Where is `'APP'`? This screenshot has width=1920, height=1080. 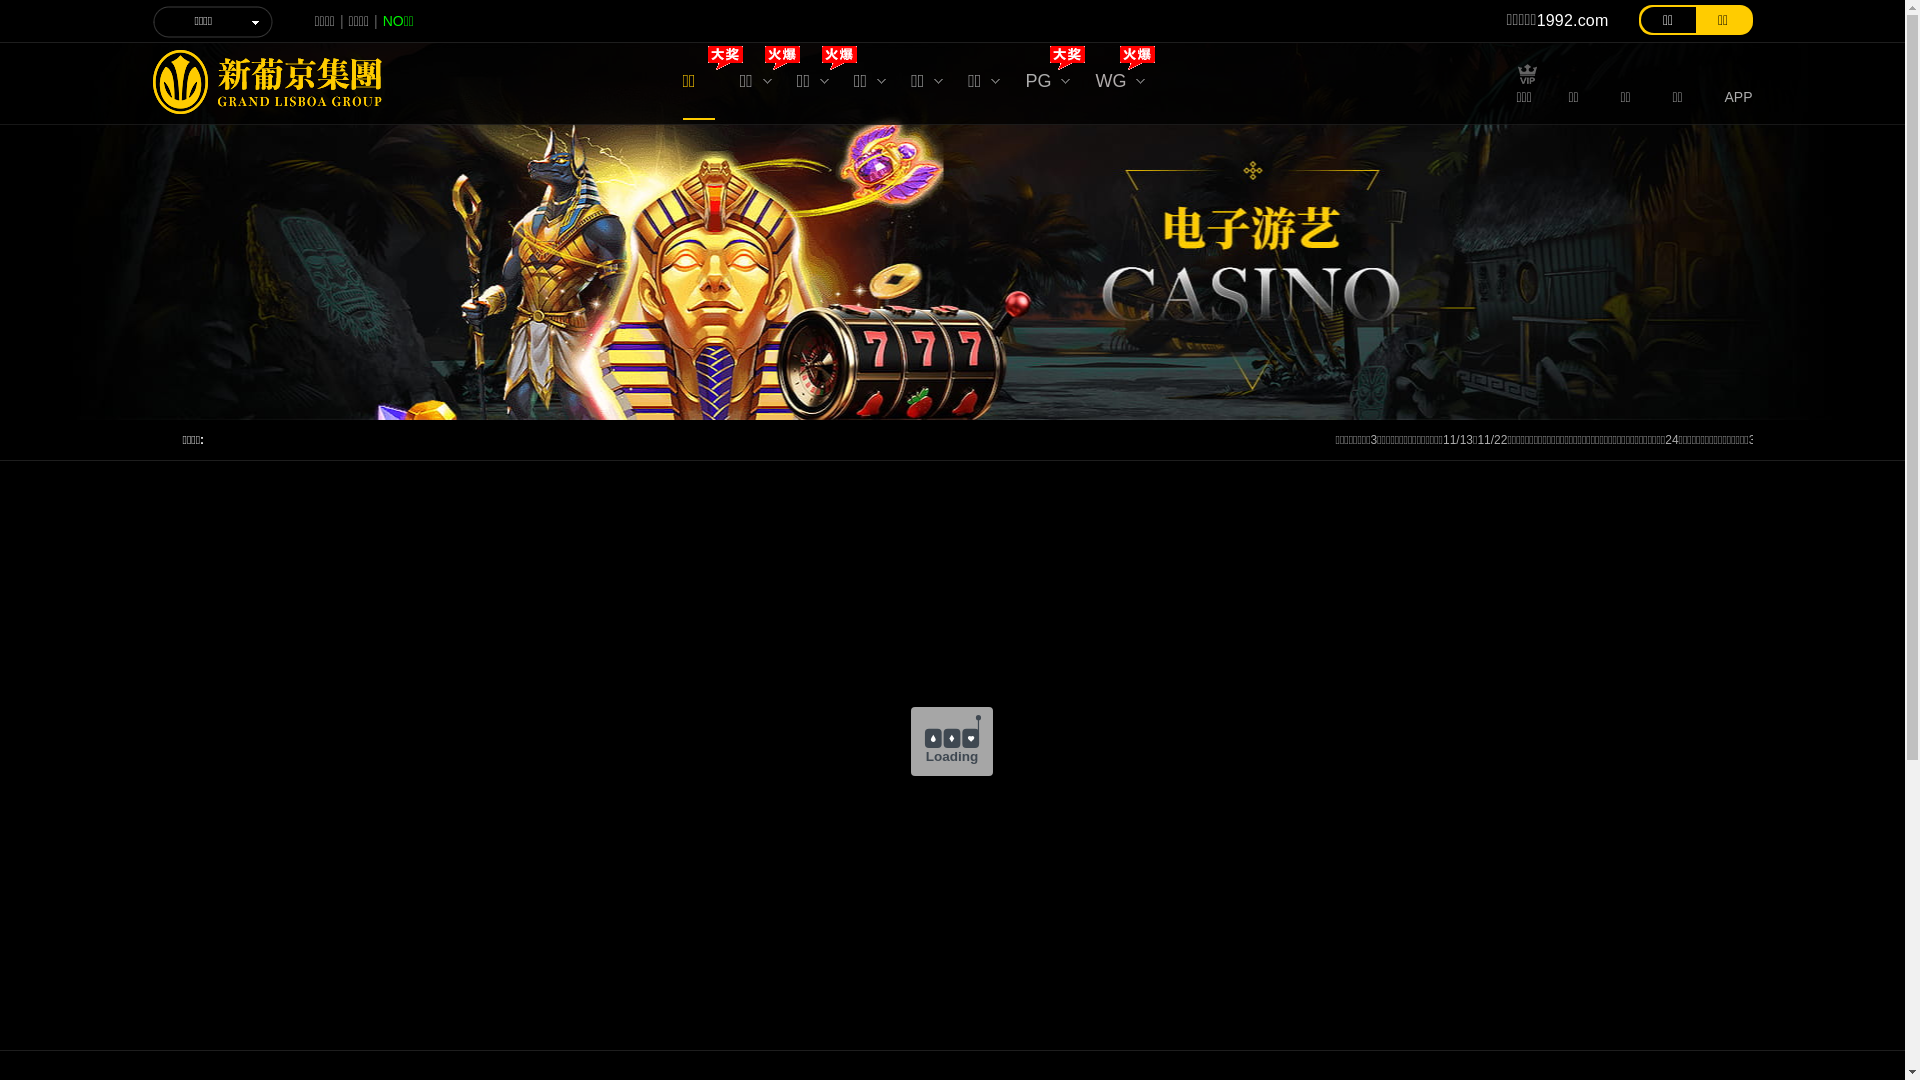
'APP' is located at coordinates (1722, 93).